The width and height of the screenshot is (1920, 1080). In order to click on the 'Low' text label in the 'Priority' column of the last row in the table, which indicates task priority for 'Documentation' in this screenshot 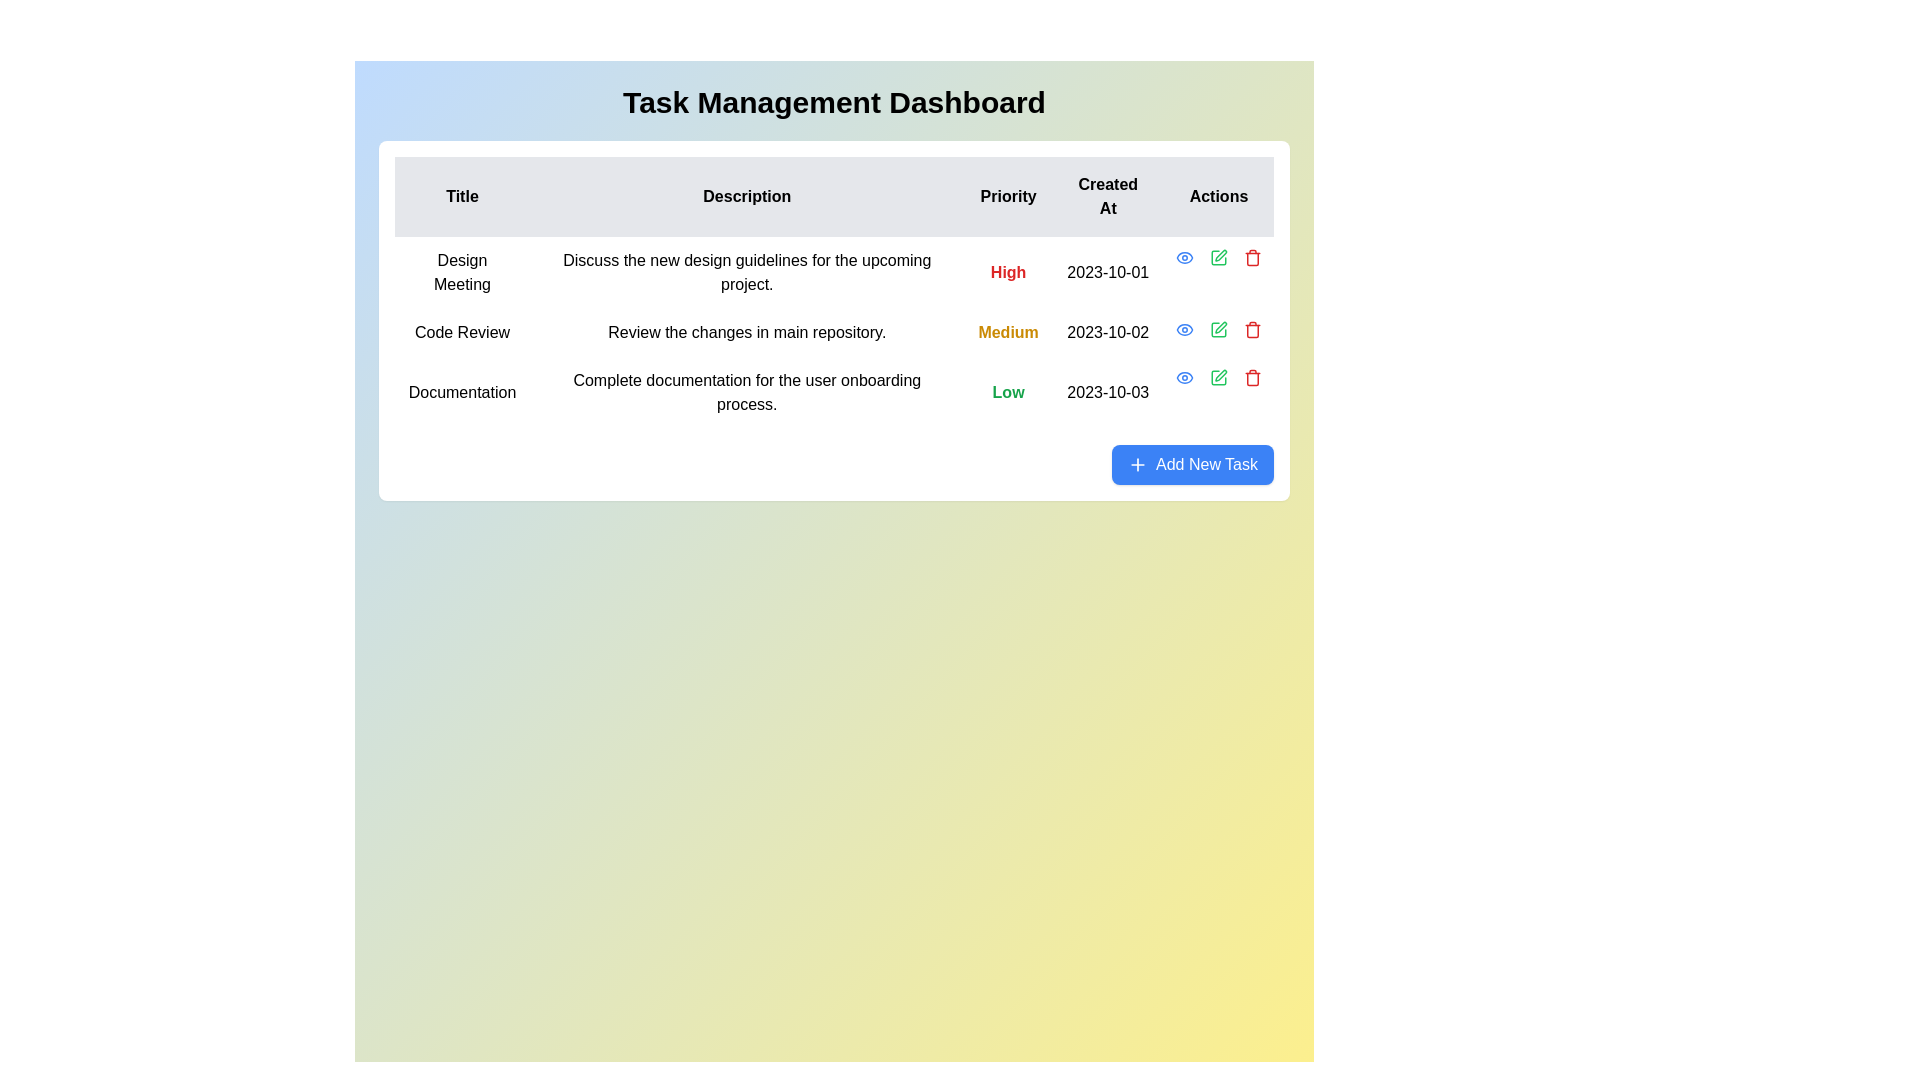, I will do `click(1008, 393)`.